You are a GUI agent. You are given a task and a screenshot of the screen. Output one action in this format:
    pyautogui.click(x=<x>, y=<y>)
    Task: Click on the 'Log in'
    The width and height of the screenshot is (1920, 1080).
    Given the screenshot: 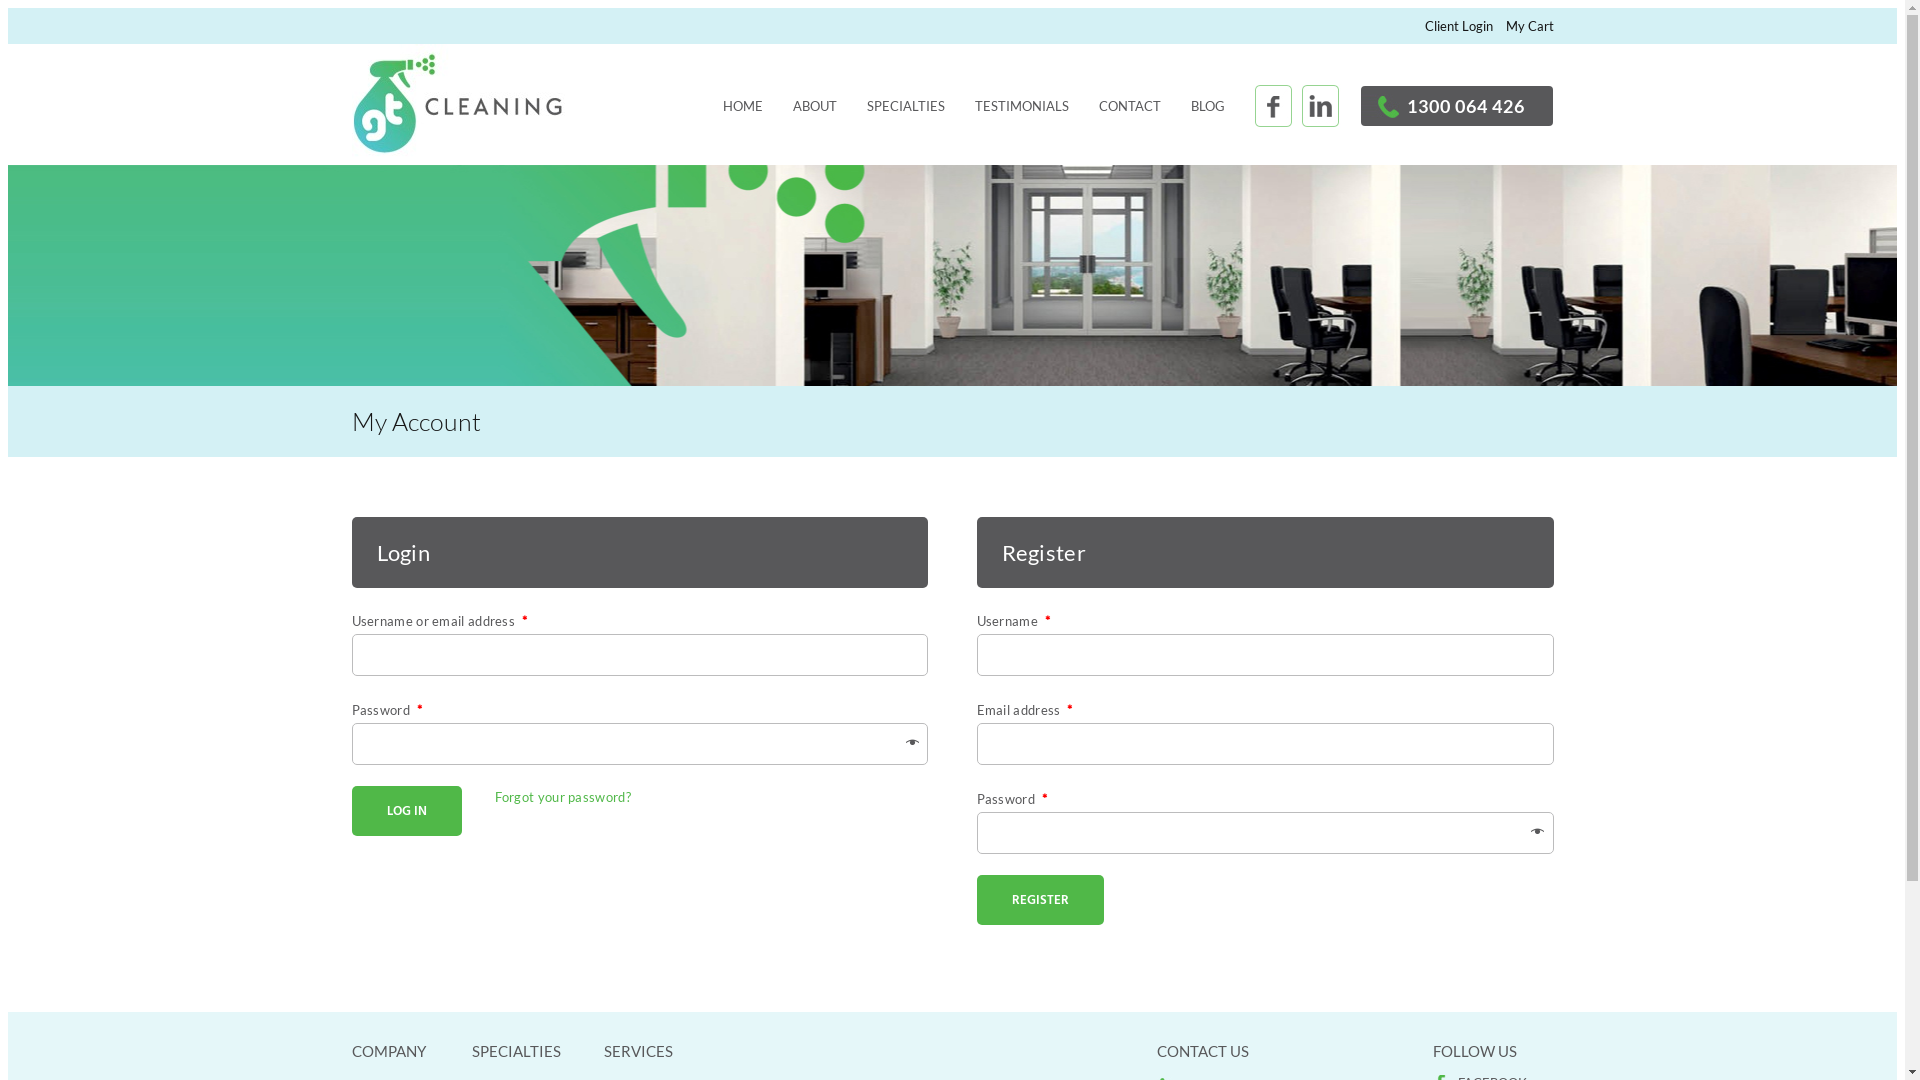 What is the action you would take?
    pyautogui.click(x=351, y=810)
    